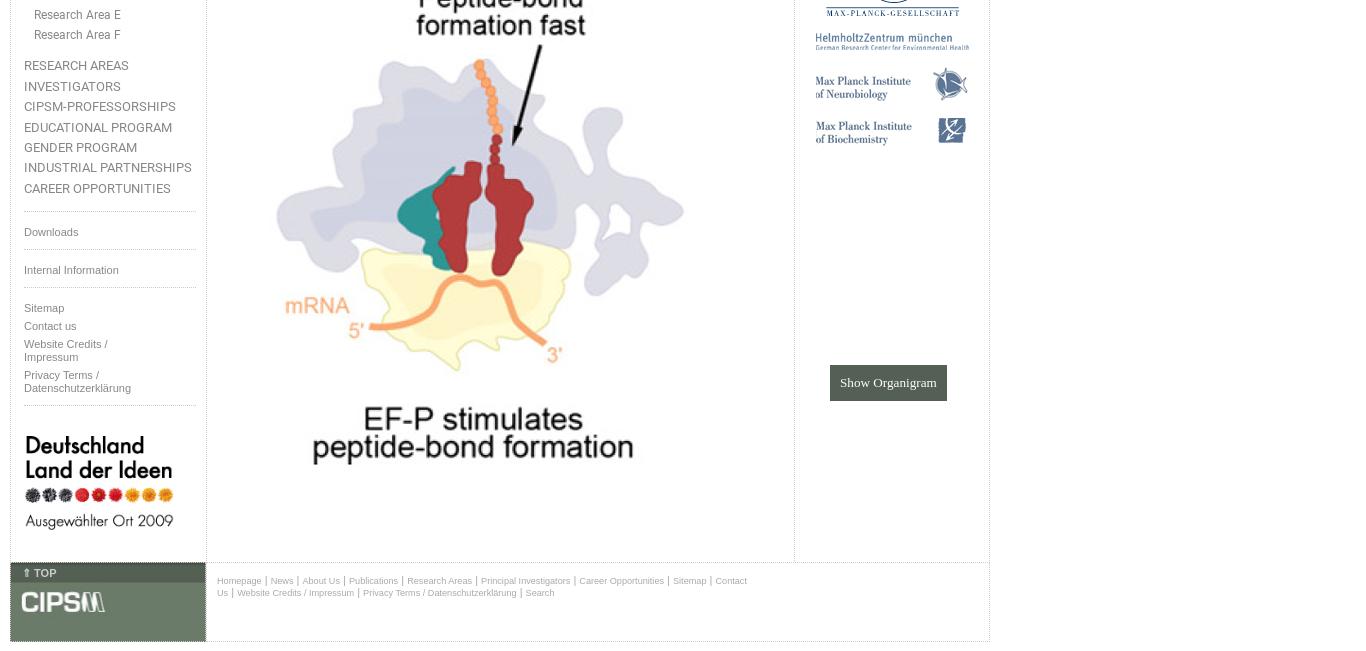 The width and height of the screenshot is (1366, 651). Describe the element at coordinates (24, 343) in the screenshot. I see `'Website Credits /'` at that location.